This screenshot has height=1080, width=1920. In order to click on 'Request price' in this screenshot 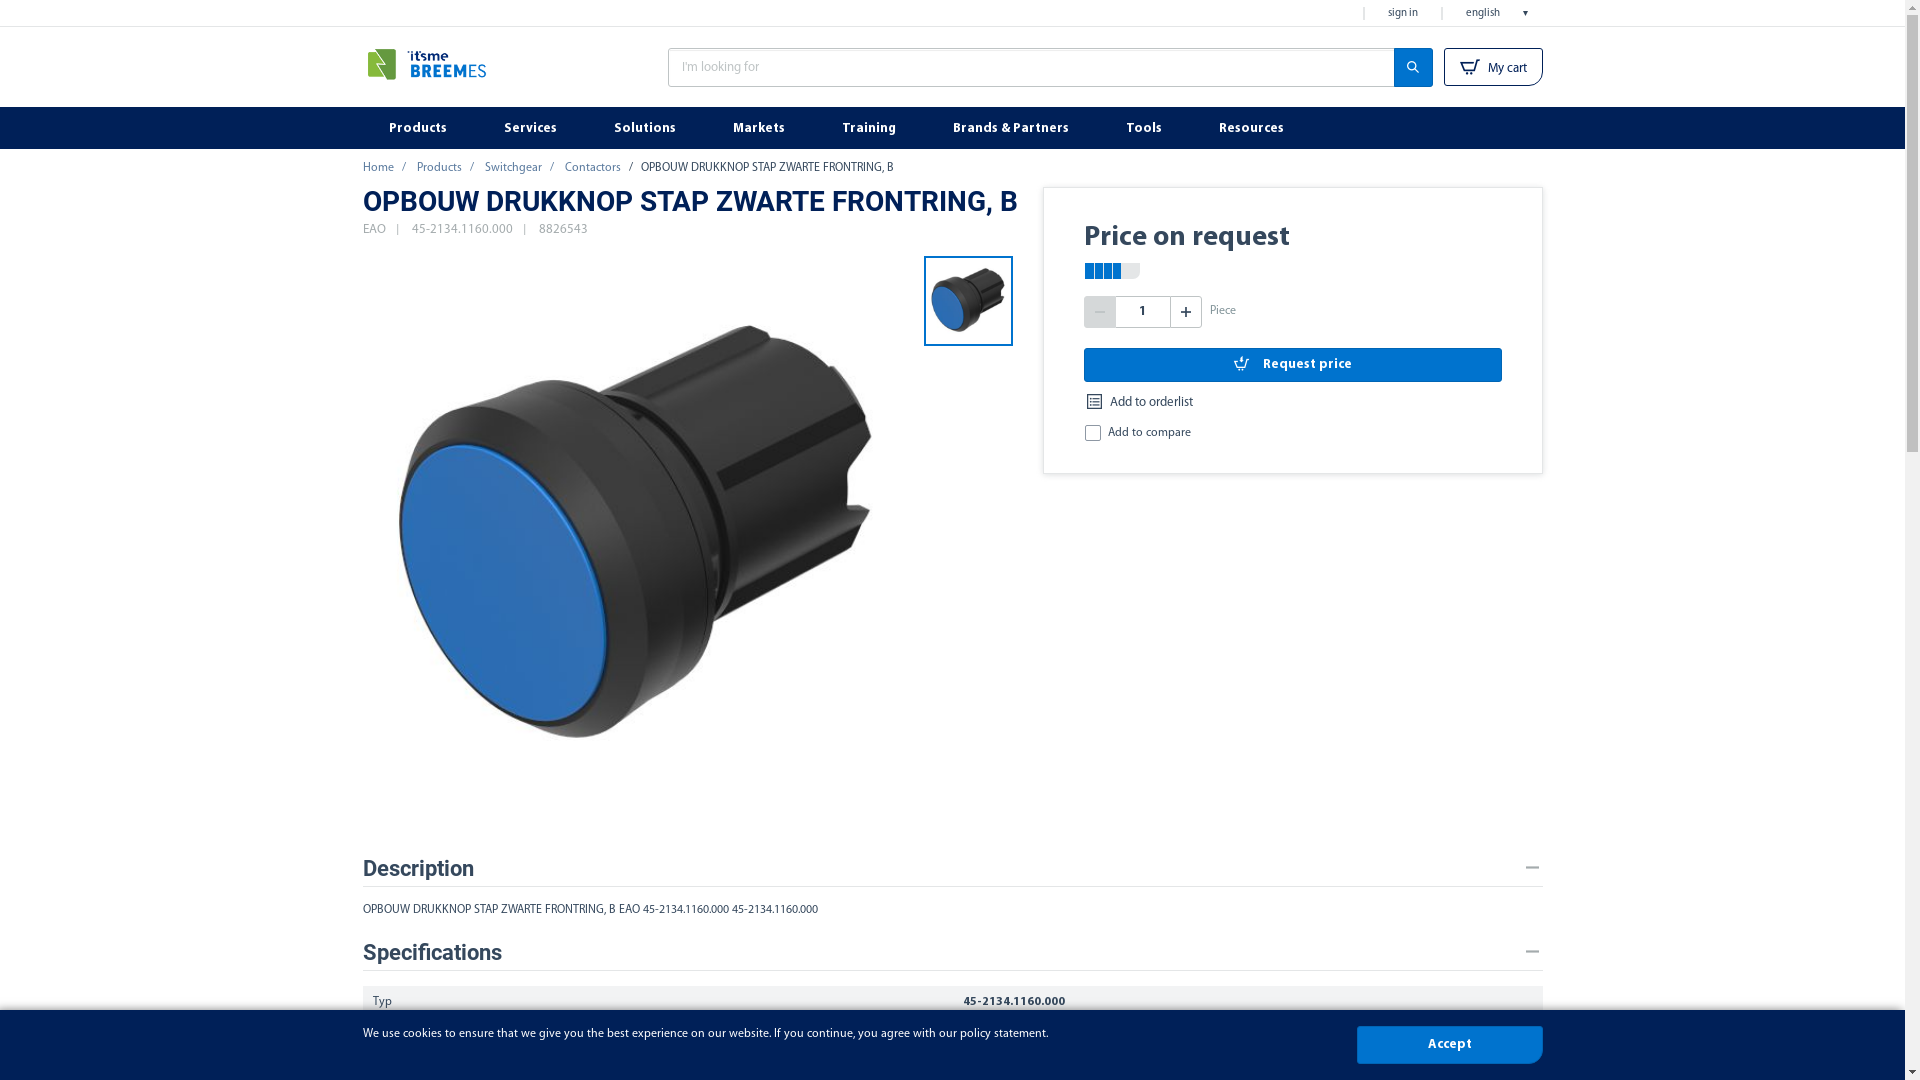, I will do `click(1292, 364)`.